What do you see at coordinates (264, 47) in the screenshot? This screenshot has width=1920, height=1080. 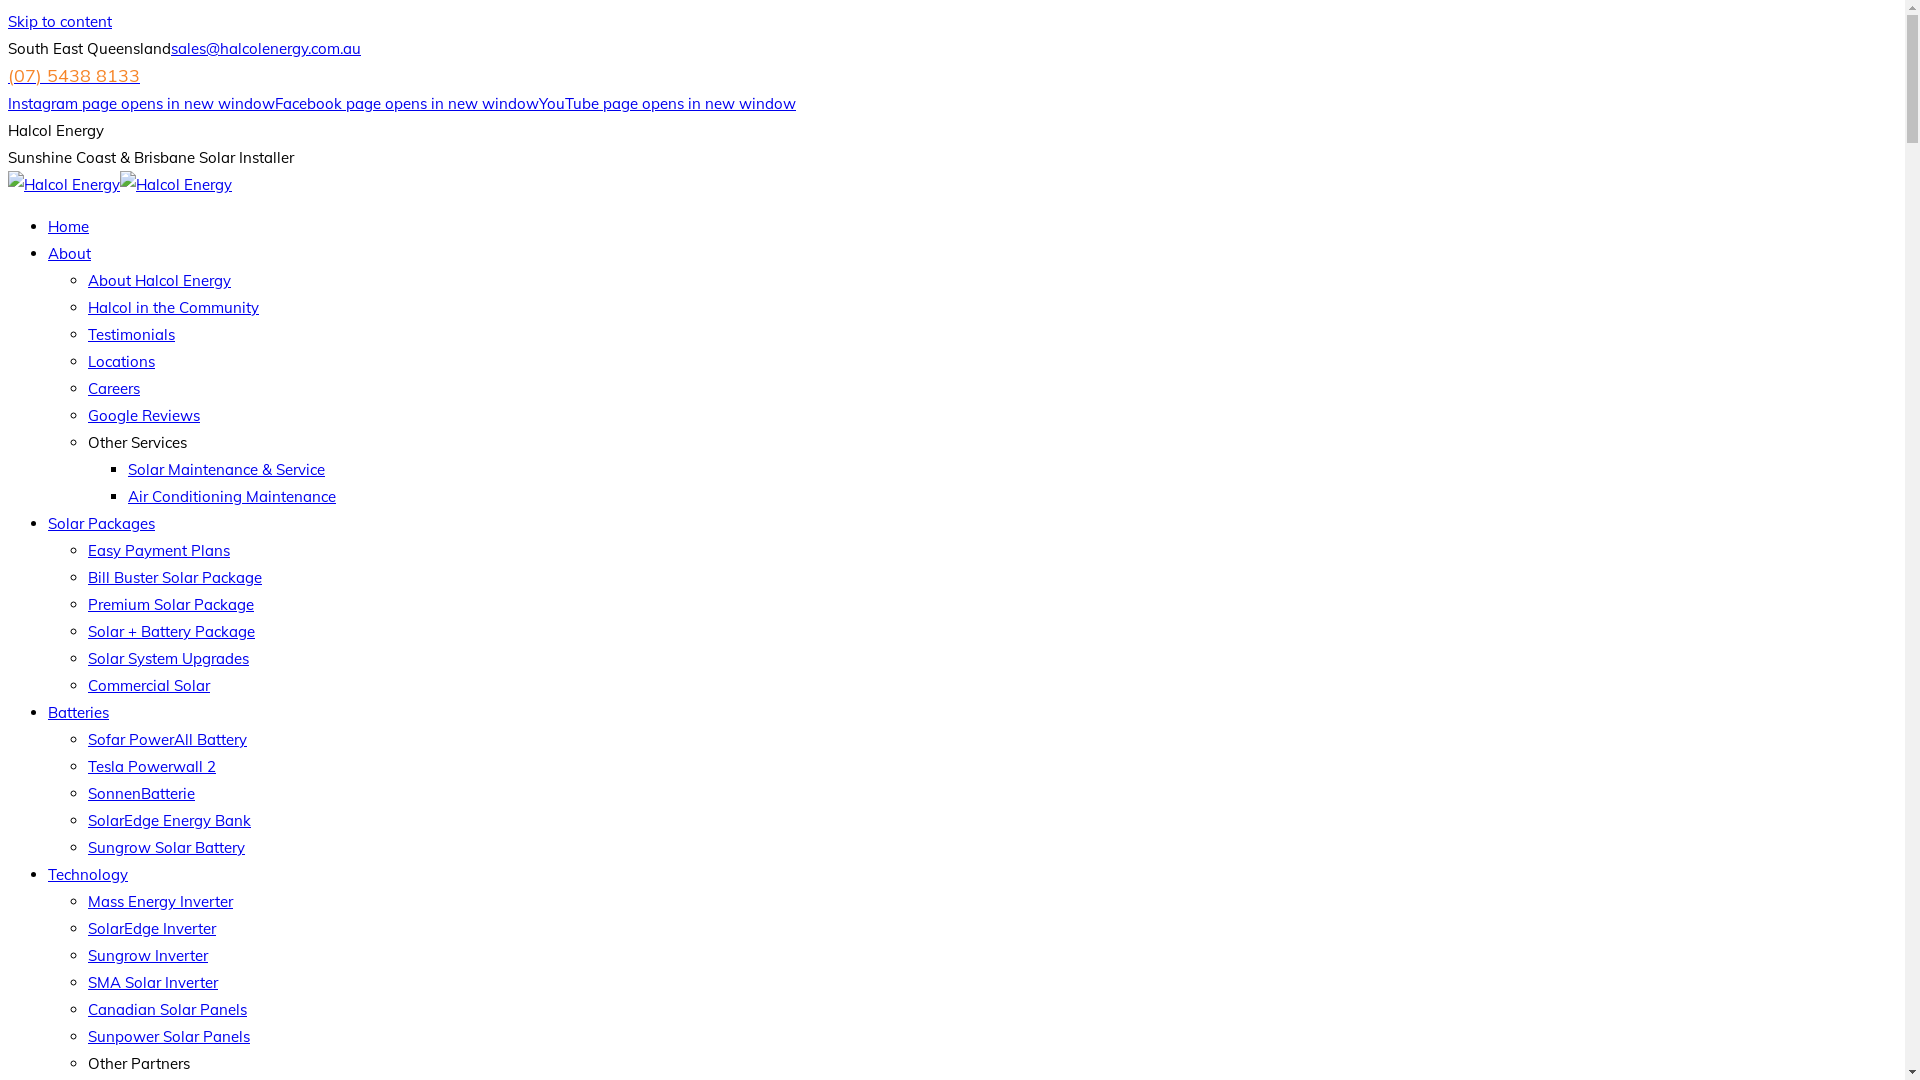 I see `'sales@halcolenergy.com.au'` at bounding box center [264, 47].